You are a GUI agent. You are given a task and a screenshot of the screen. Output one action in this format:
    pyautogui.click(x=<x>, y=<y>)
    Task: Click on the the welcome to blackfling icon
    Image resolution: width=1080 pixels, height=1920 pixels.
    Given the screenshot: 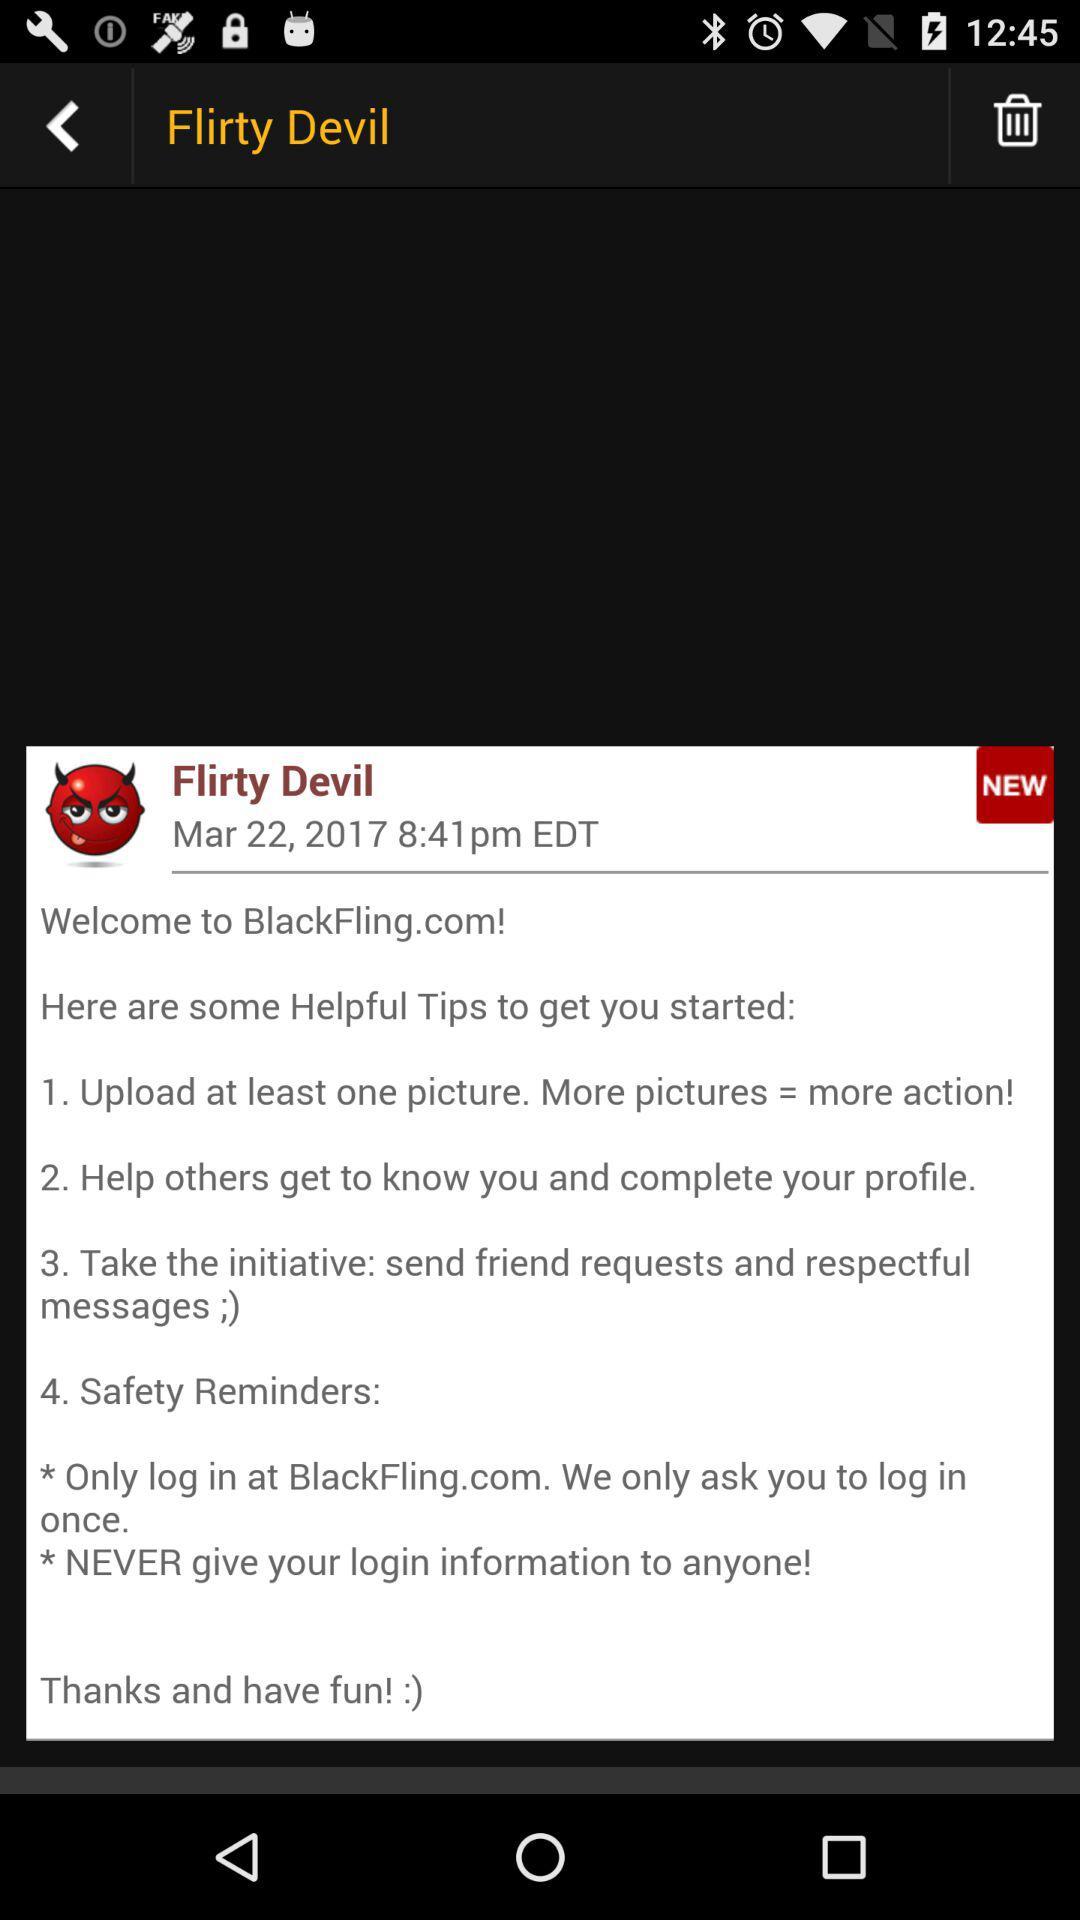 What is the action you would take?
    pyautogui.click(x=540, y=1304)
    